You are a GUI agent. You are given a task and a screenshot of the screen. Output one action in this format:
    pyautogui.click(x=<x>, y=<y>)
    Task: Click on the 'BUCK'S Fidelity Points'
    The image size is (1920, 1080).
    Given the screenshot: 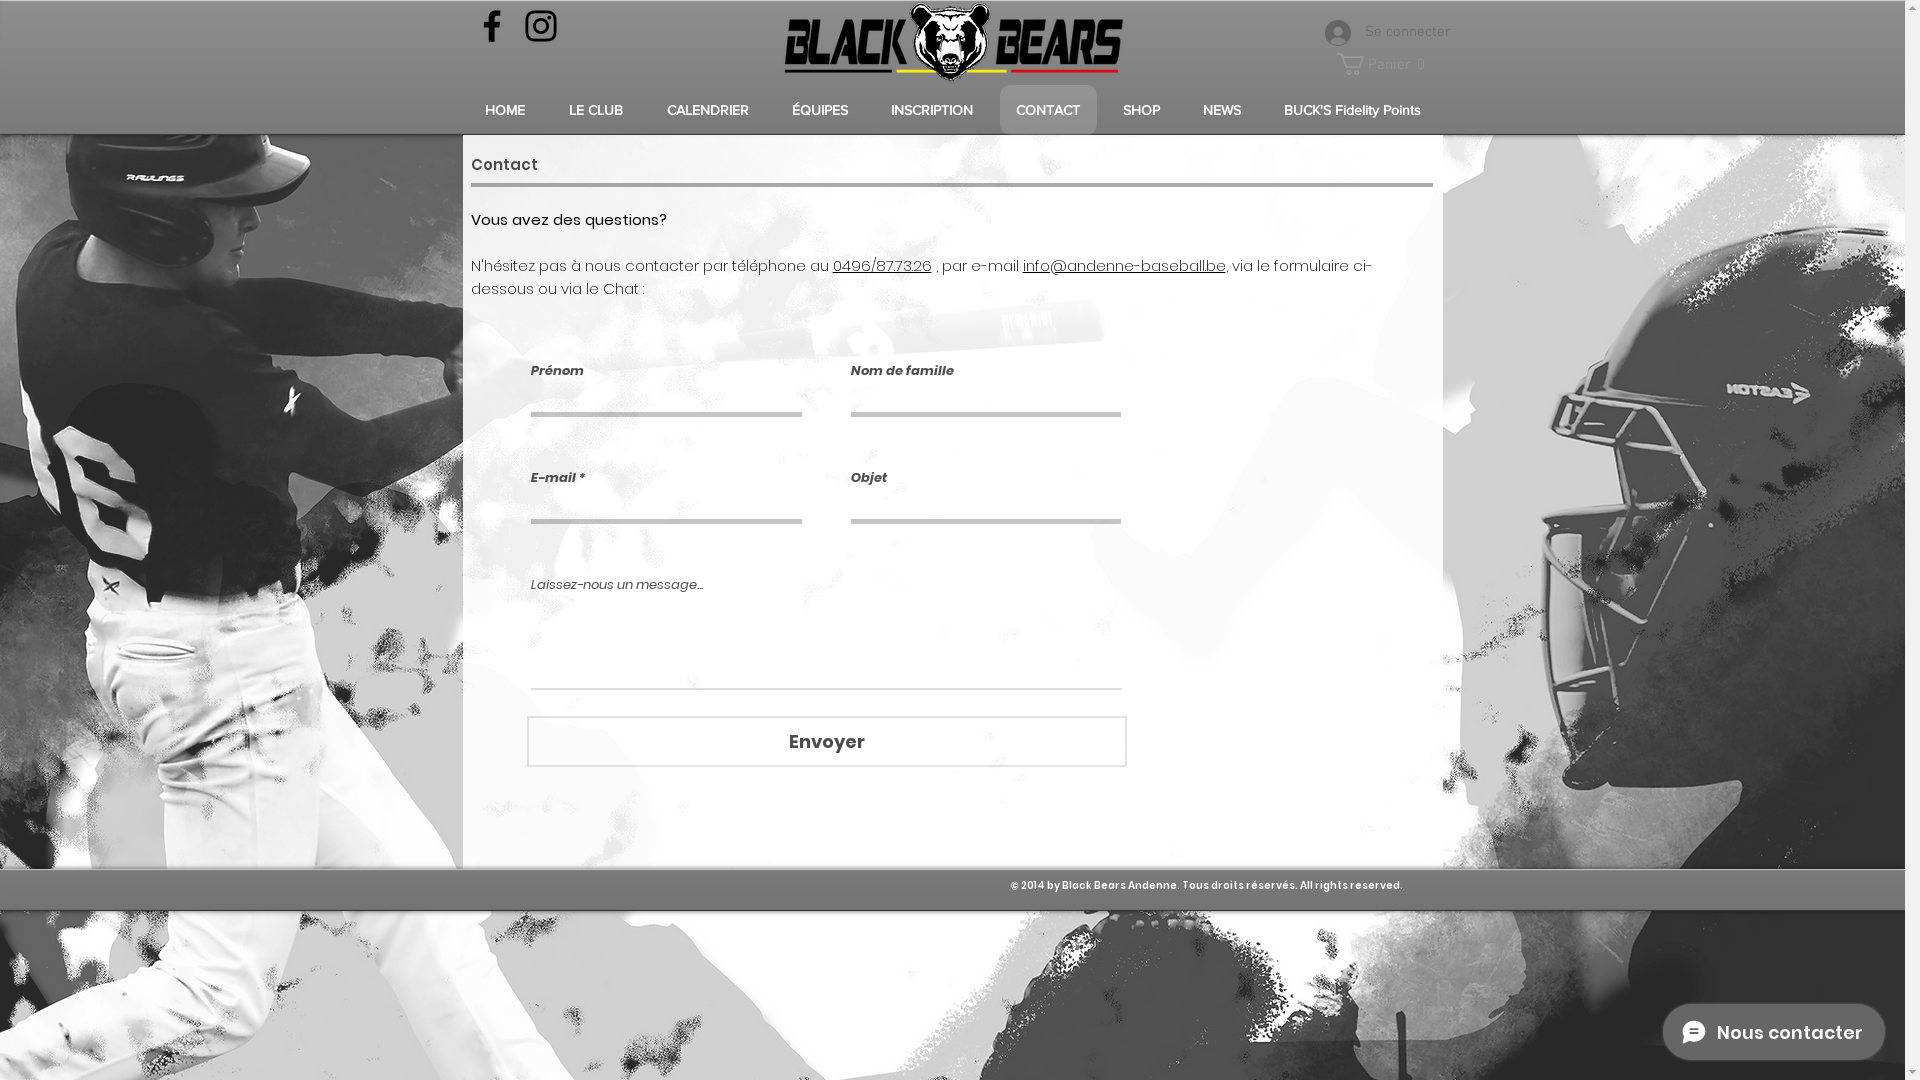 What is the action you would take?
    pyautogui.click(x=1266, y=110)
    